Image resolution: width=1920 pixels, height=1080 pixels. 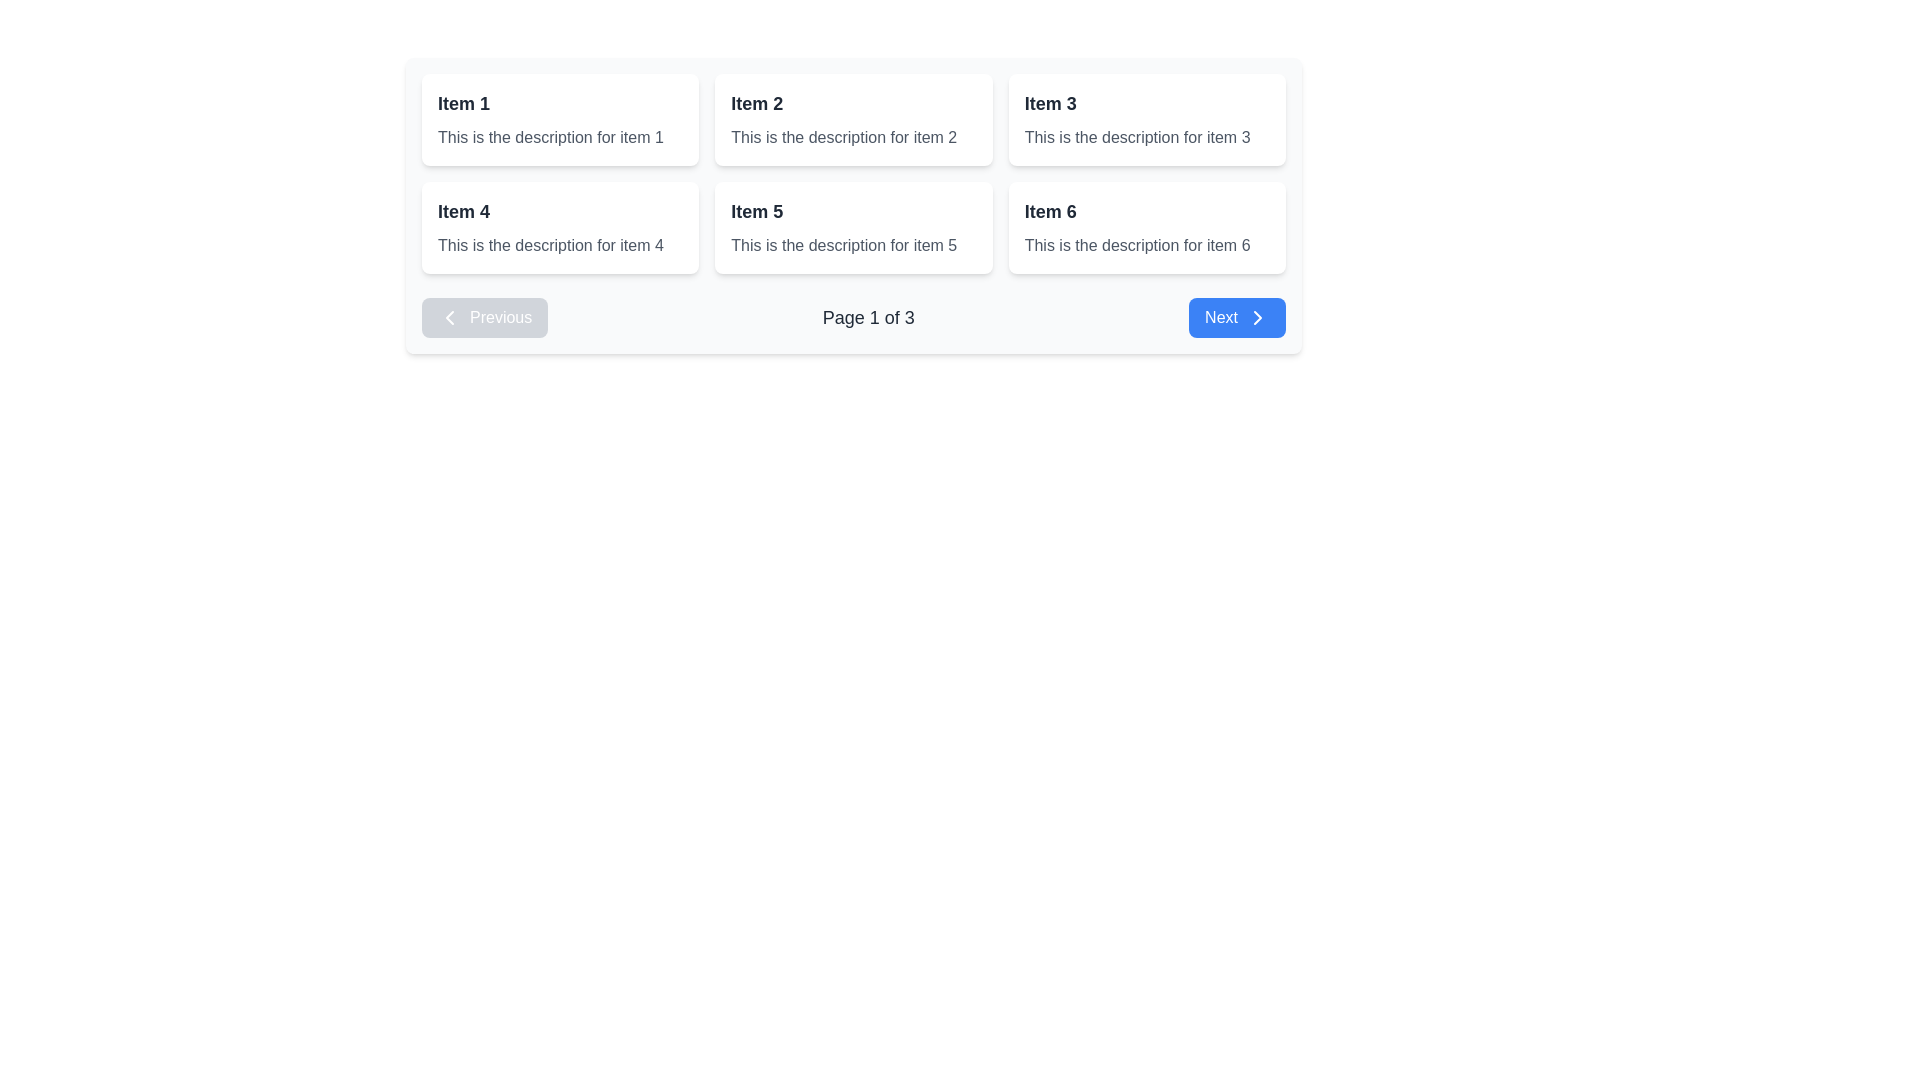 What do you see at coordinates (868, 316) in the screenshot?
I see `the Text label that informs the user of their current position out of the total number of pages available, which is located between the 'Previous' button and the 'Next' button in the horizontal navigation bar` at bounding box center [868, 316].